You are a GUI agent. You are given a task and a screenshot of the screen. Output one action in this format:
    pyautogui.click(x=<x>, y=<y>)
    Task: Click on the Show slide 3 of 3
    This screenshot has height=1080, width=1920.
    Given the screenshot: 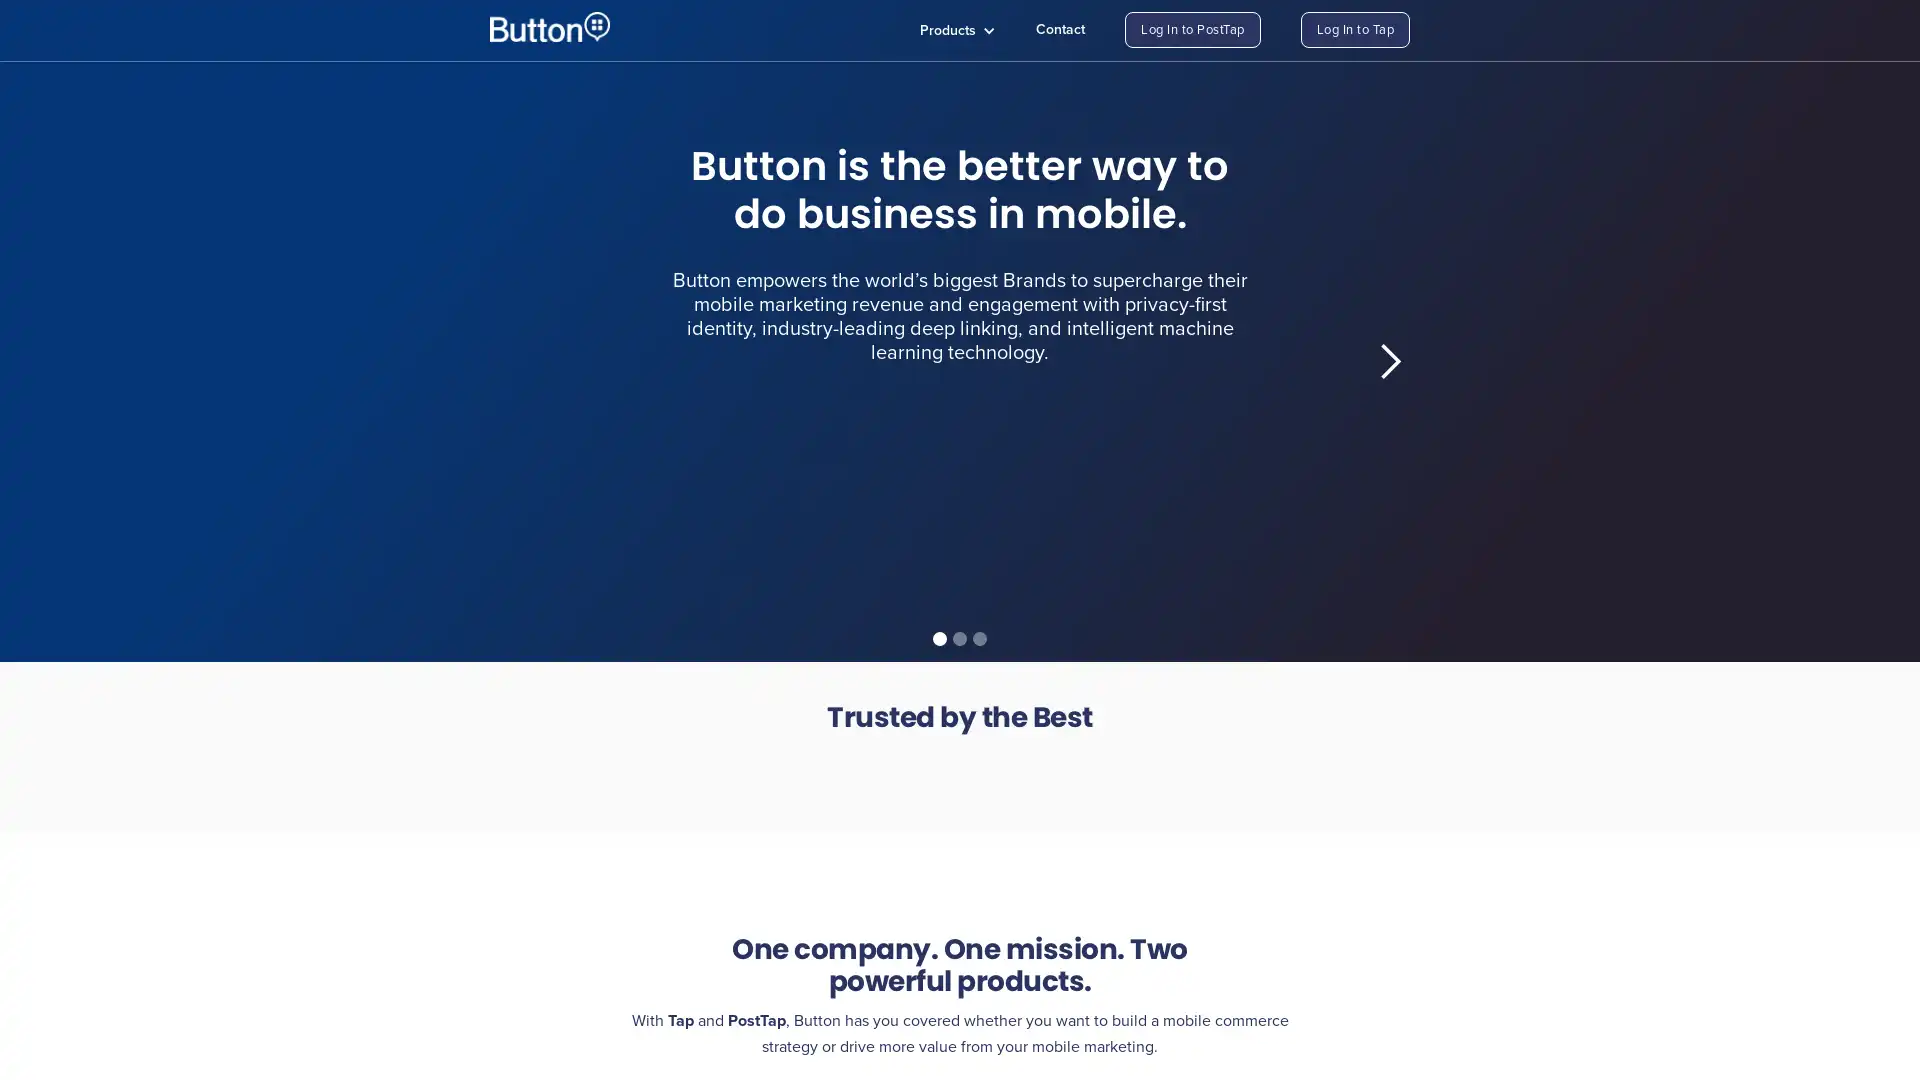 What is the action you would take?
    pyautogui.click(x=979, y=639)
    